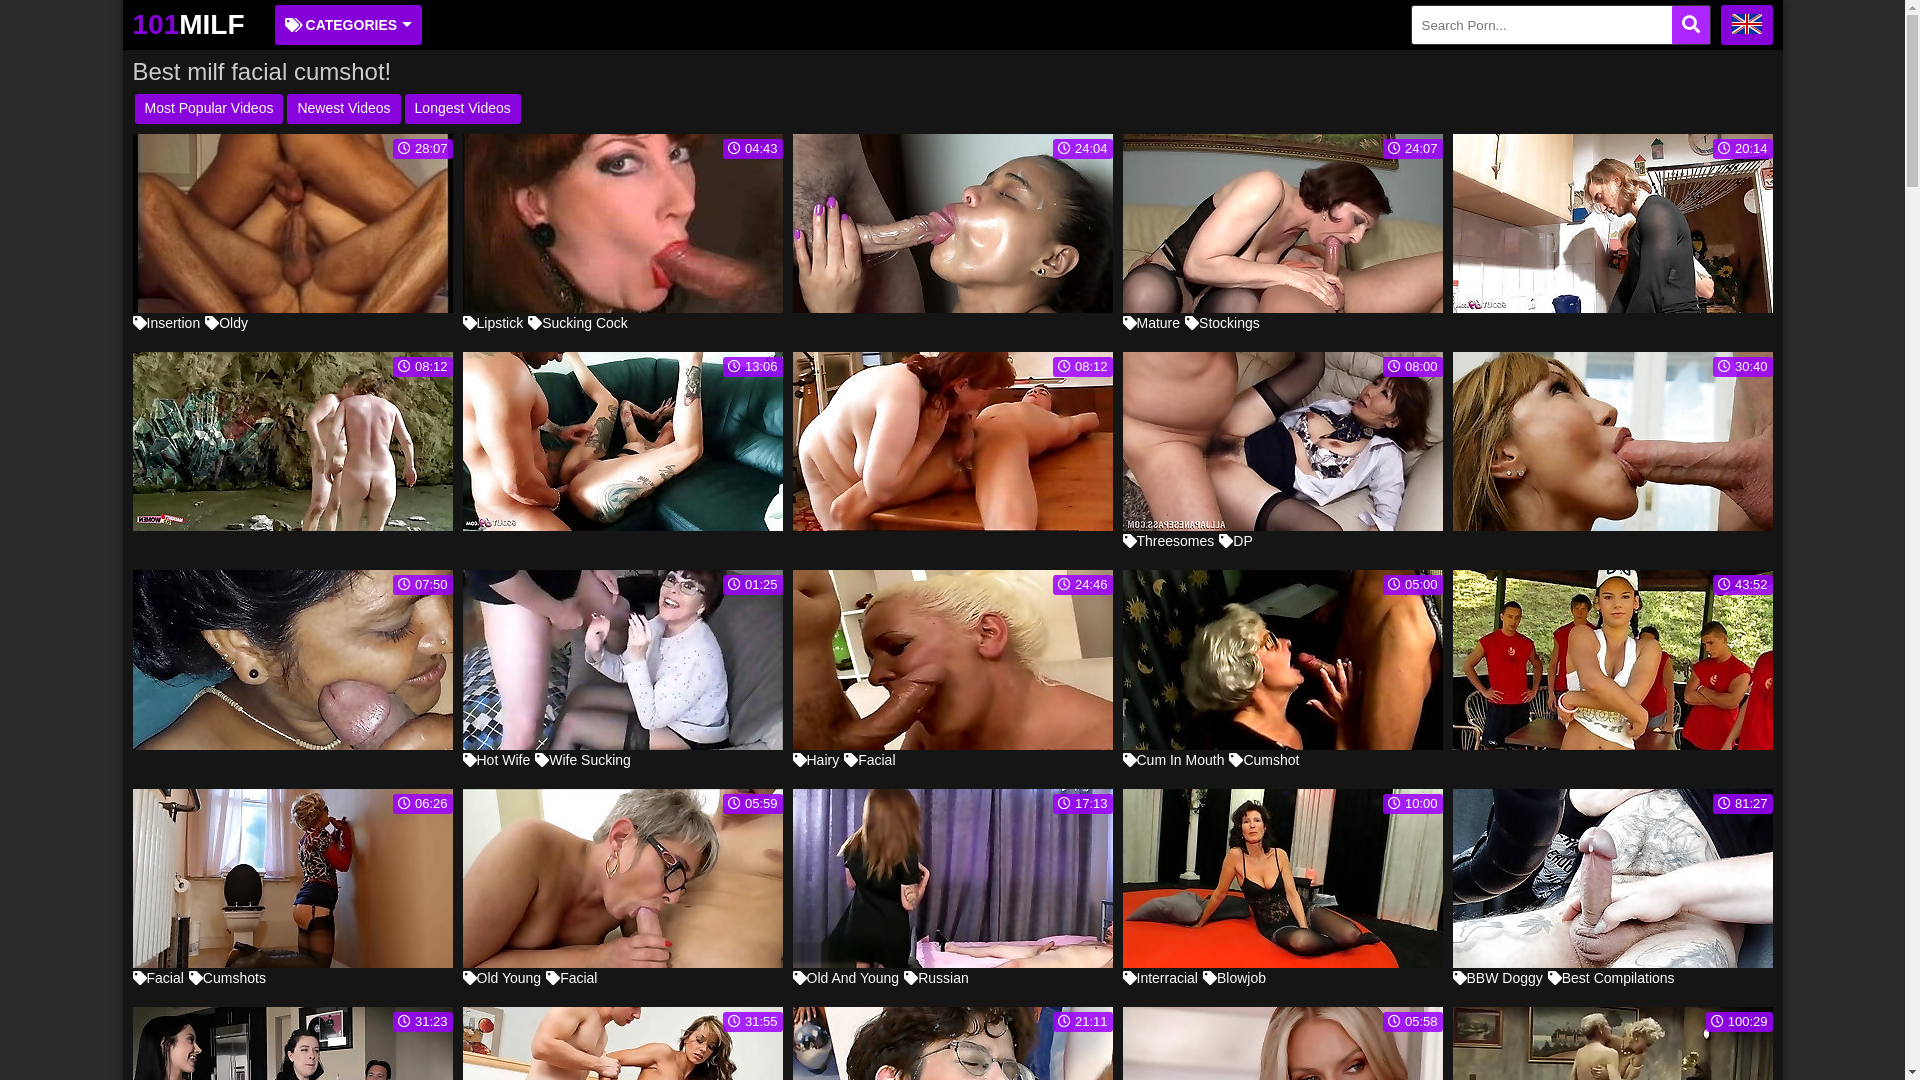 This screenshot has width=1920, height=1080. Describe the element at coordinates (208, 108) in the screenshot. I see `'Most Popular Videos'` at that location.